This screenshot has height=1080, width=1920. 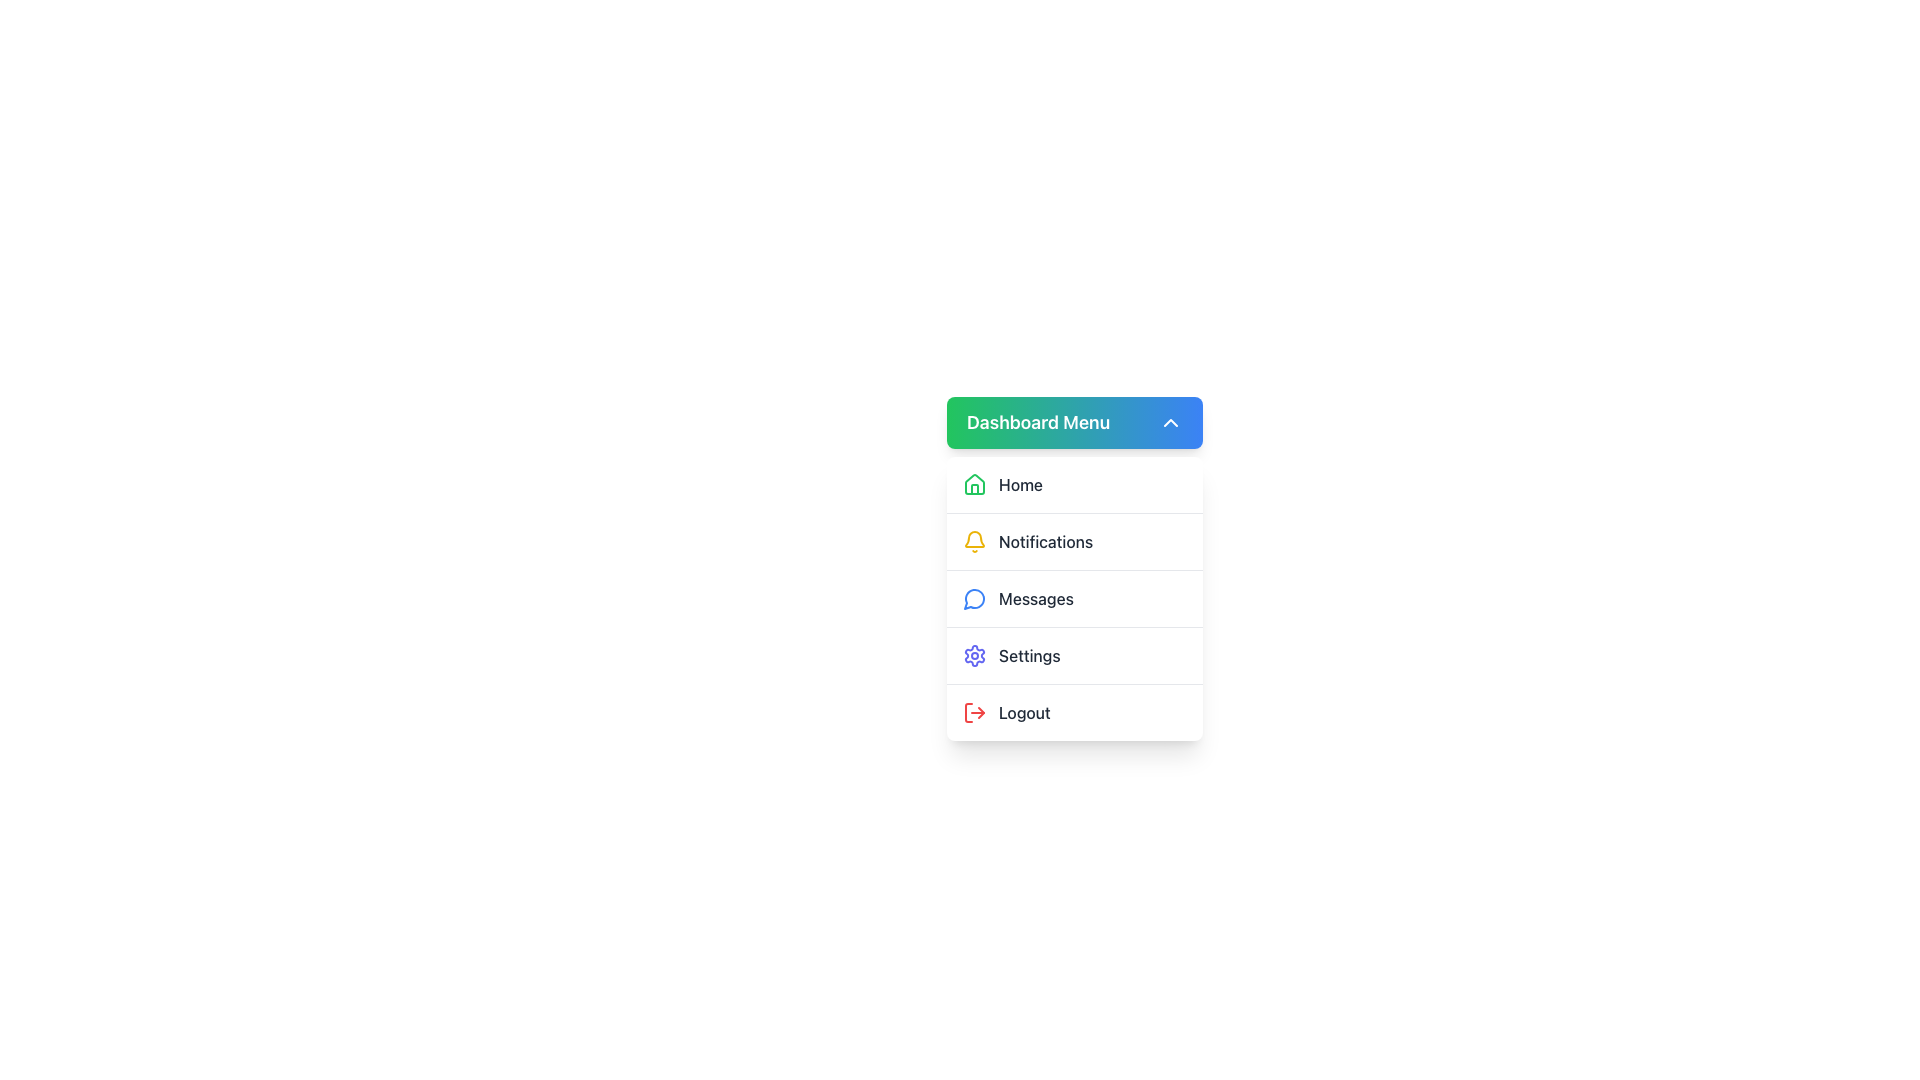 What do you see at coordinates (1024, 712) in the screenshot?
I see `the 'Logout' text label in the dropdown menu, which is styled with medium font weight and gray color, located to the right of a red logout icon` at bounding box center [1024, 712].